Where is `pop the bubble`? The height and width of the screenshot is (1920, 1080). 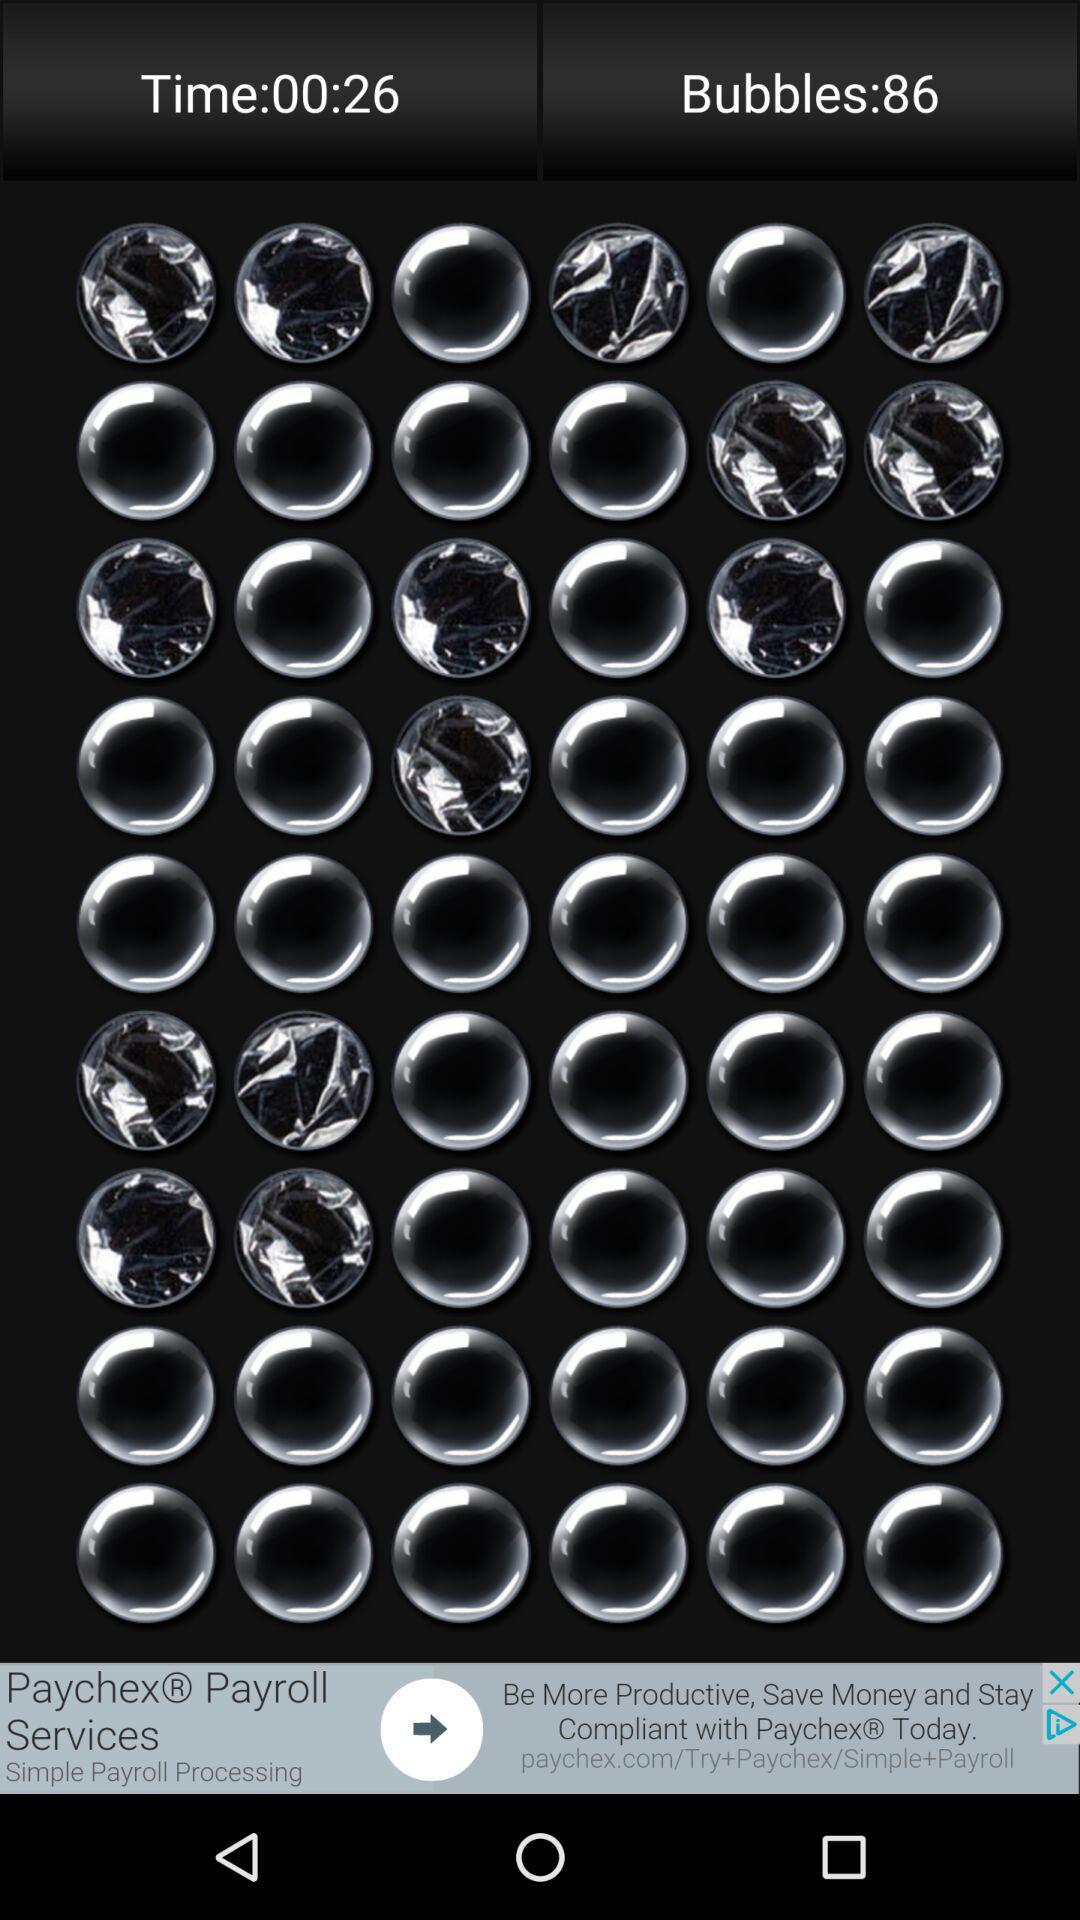
pop the bubble is located at coordinates (933, 764).